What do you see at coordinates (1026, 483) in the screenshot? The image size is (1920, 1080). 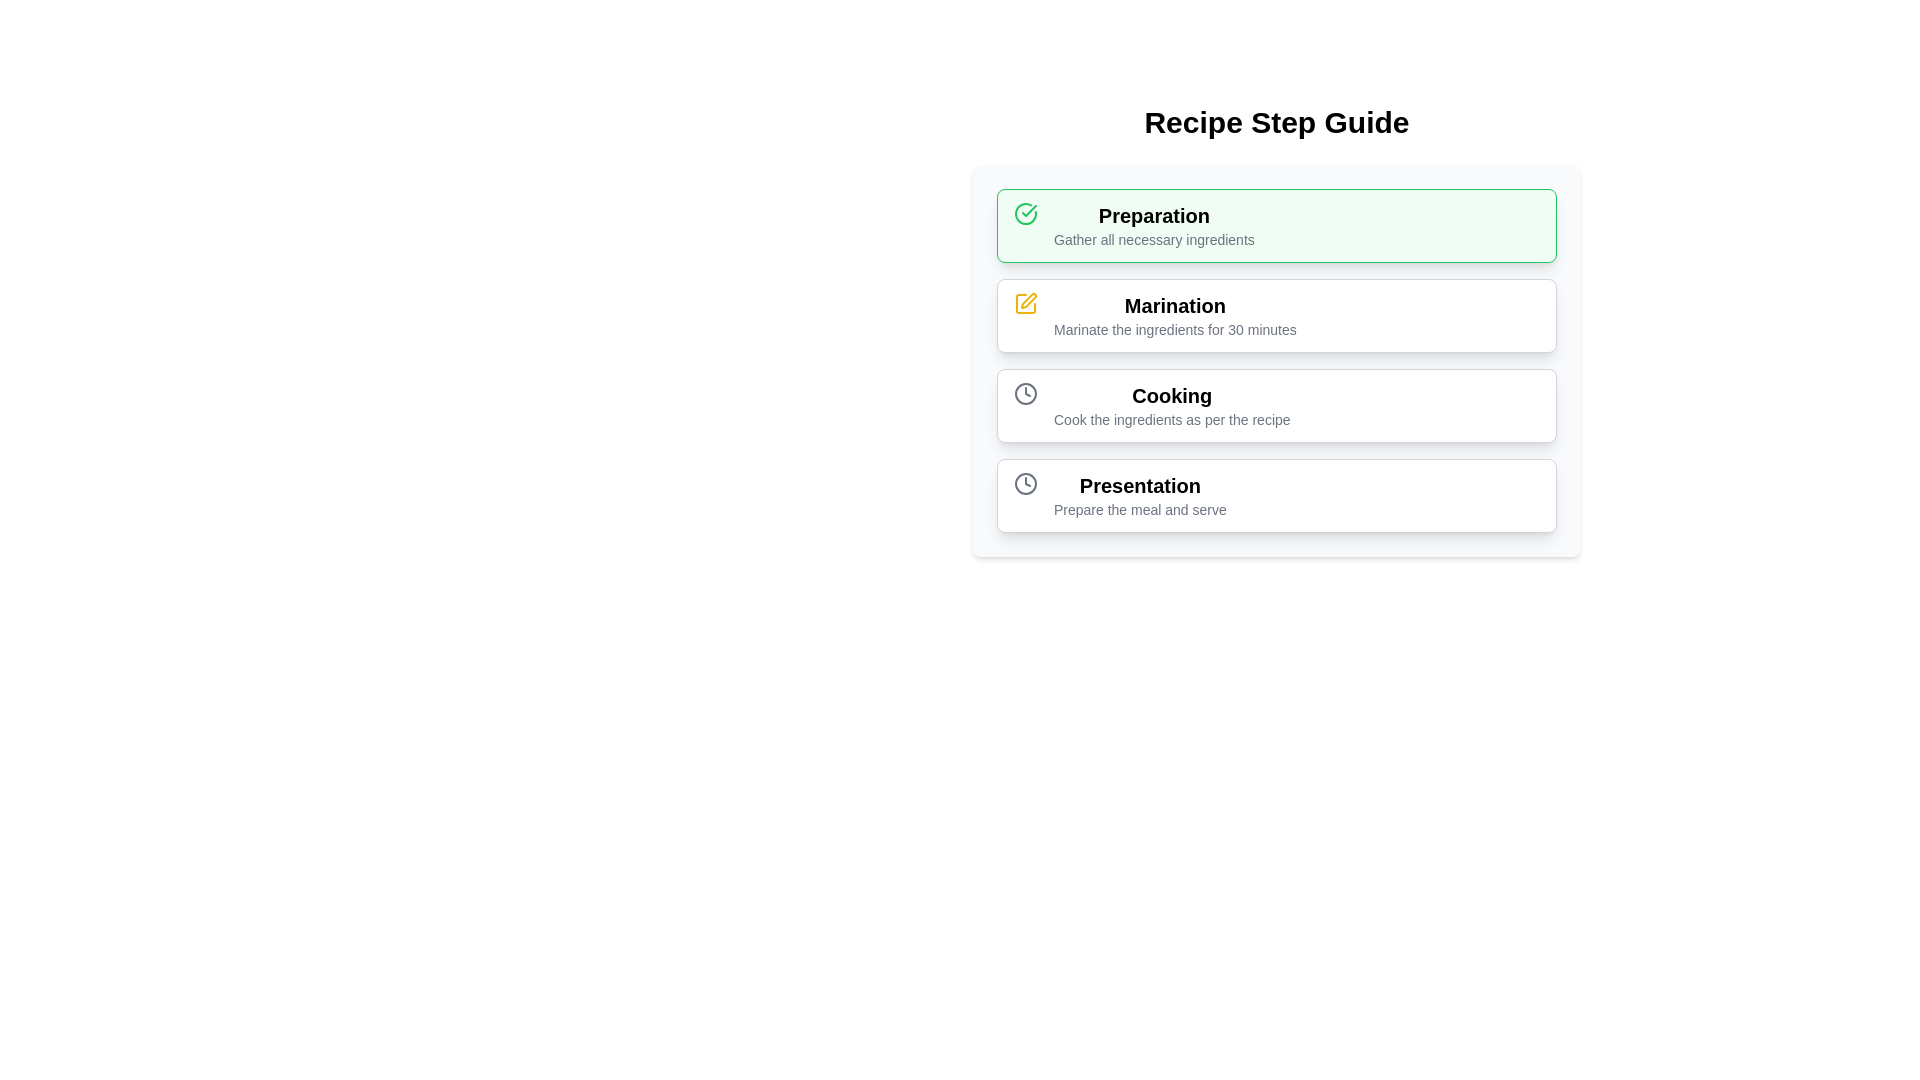 I see `the circular clock icon with a thin border located to the left of the text 'Presentation' in the fourth entry of the recipe steps` at bounding box center [1026, 483].